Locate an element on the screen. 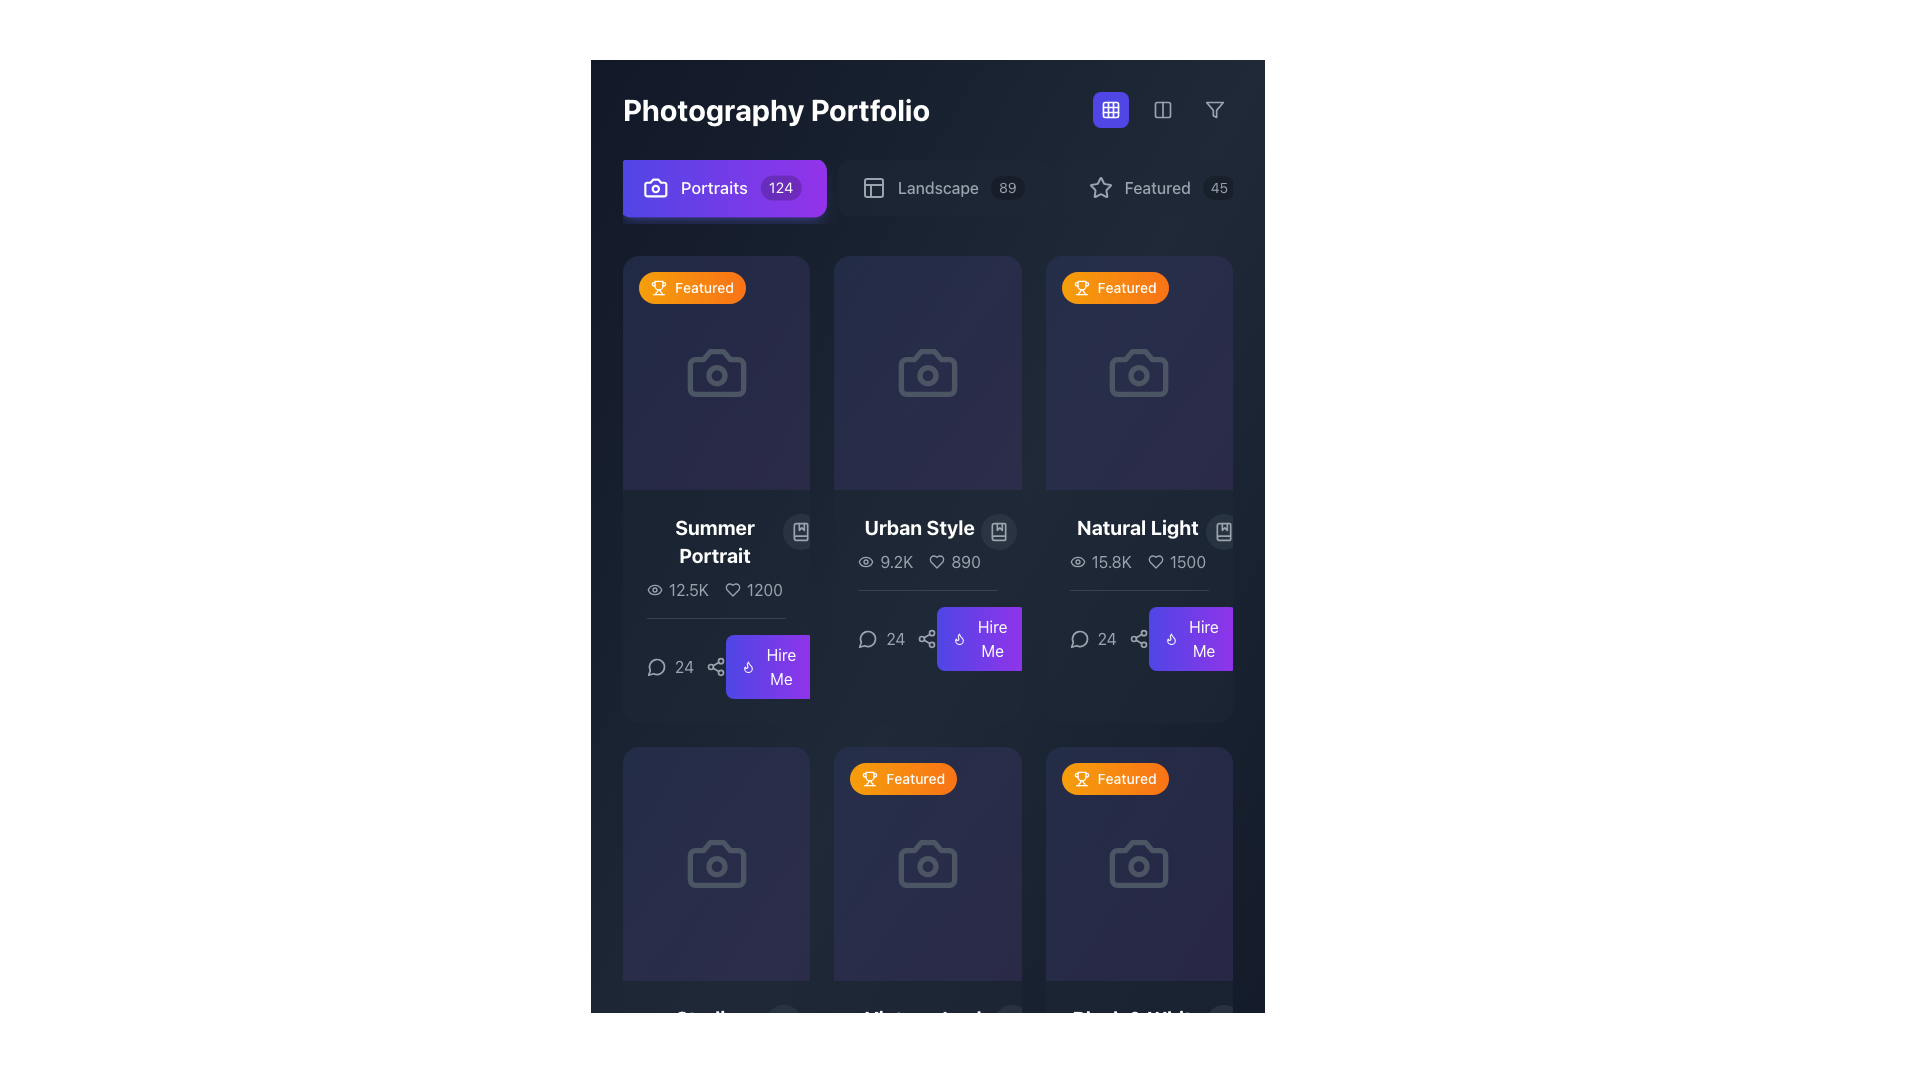 Image resolution: width=1920 pixels, height=1080 pixels. the circular graphic element within the camera icon, which is styled as a simple stroke without fill and represents a lens, located centrally on the camera icon graphic in the 'Natural Light' section is located at coordinates (1139, 375).